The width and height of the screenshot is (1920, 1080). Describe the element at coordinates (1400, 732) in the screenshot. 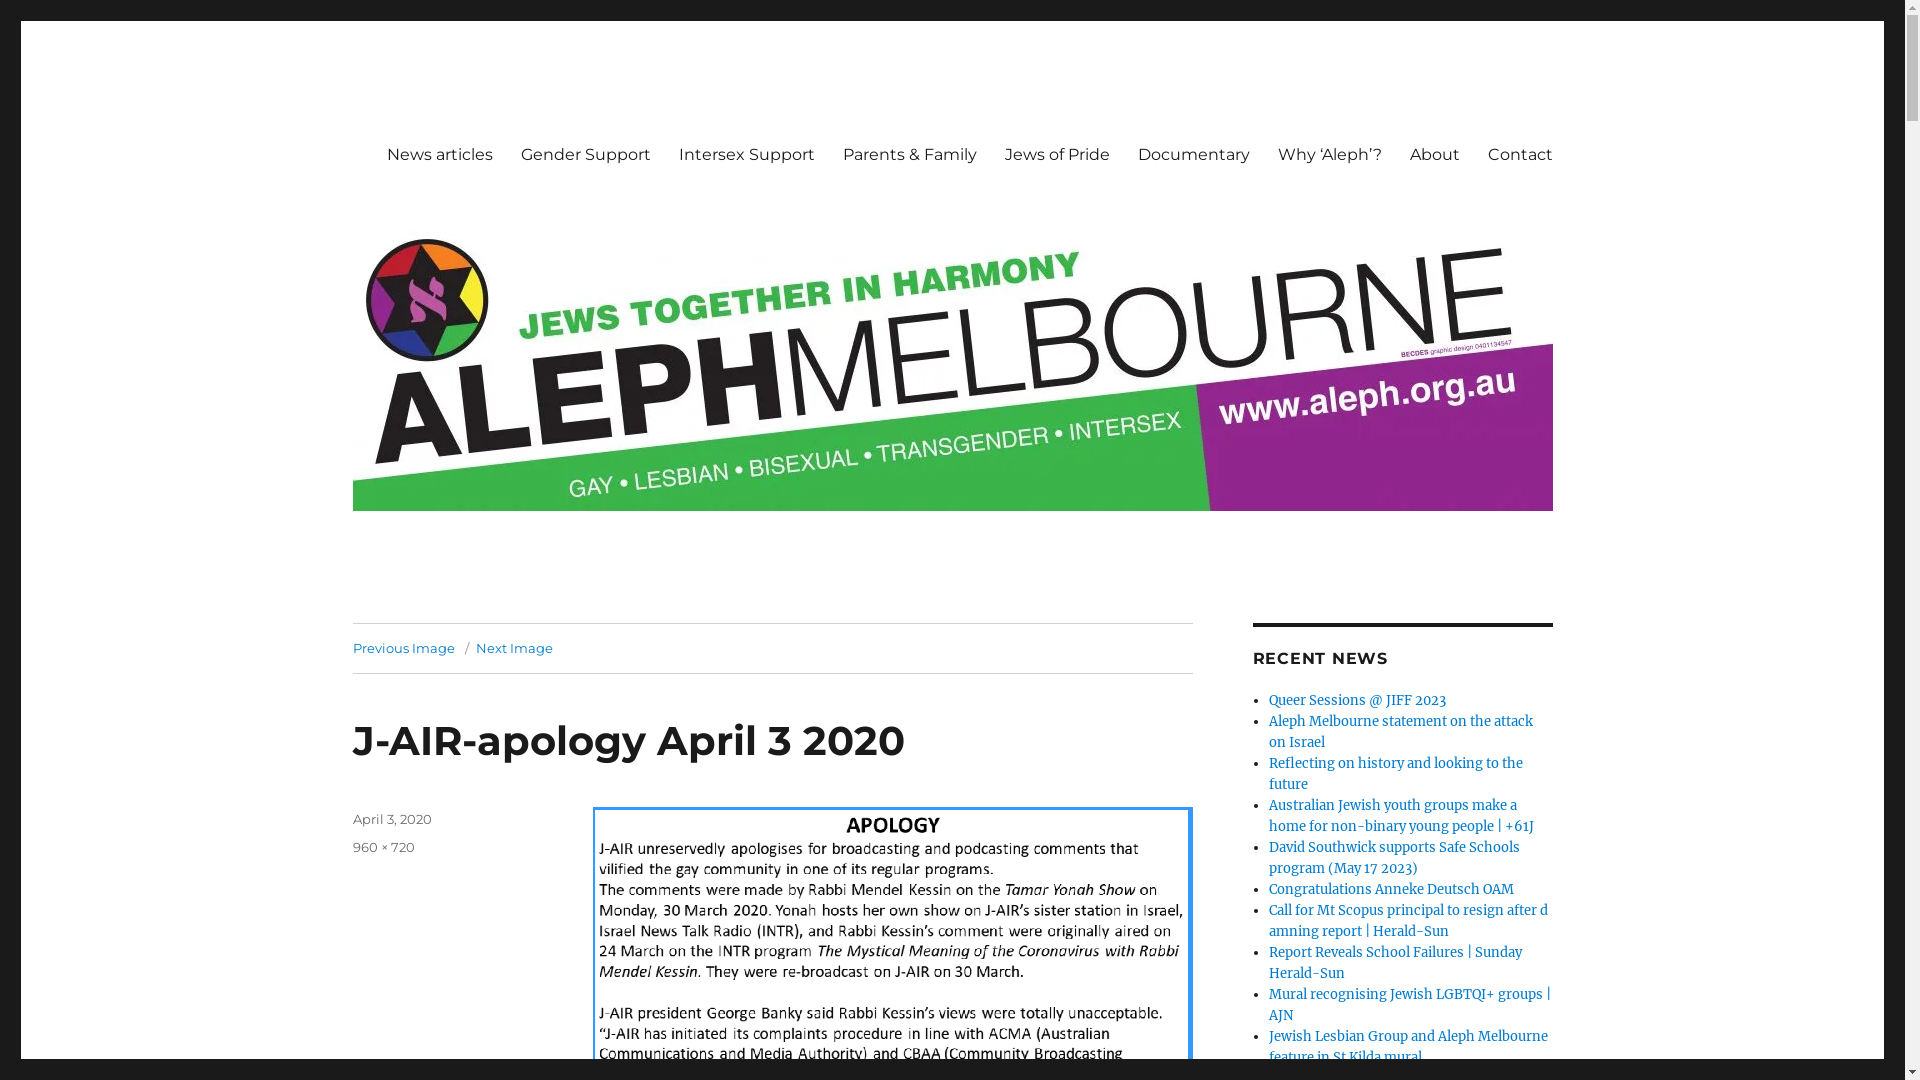

I see `'Aleph Melbourne statement on the attack on Israel'` at that location.